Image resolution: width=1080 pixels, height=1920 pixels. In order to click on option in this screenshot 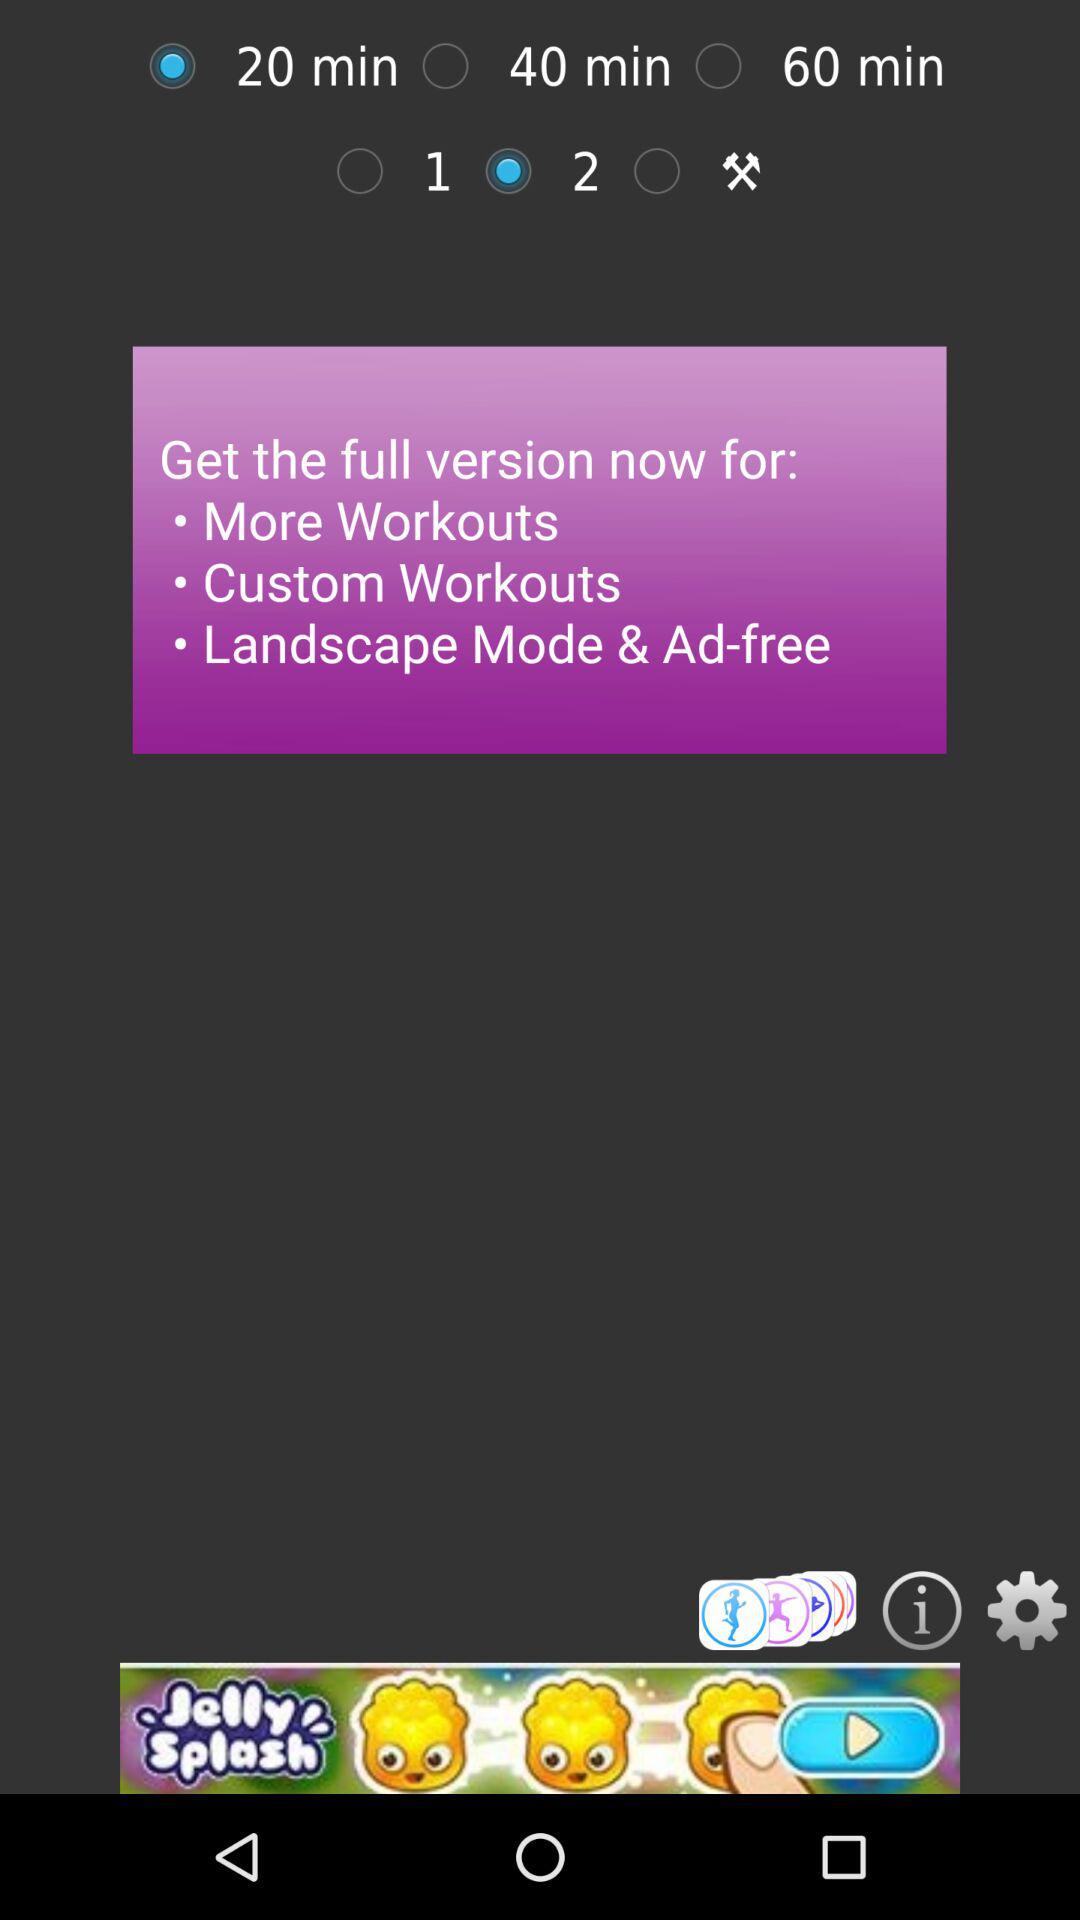, I will do `click(729, 66)`.